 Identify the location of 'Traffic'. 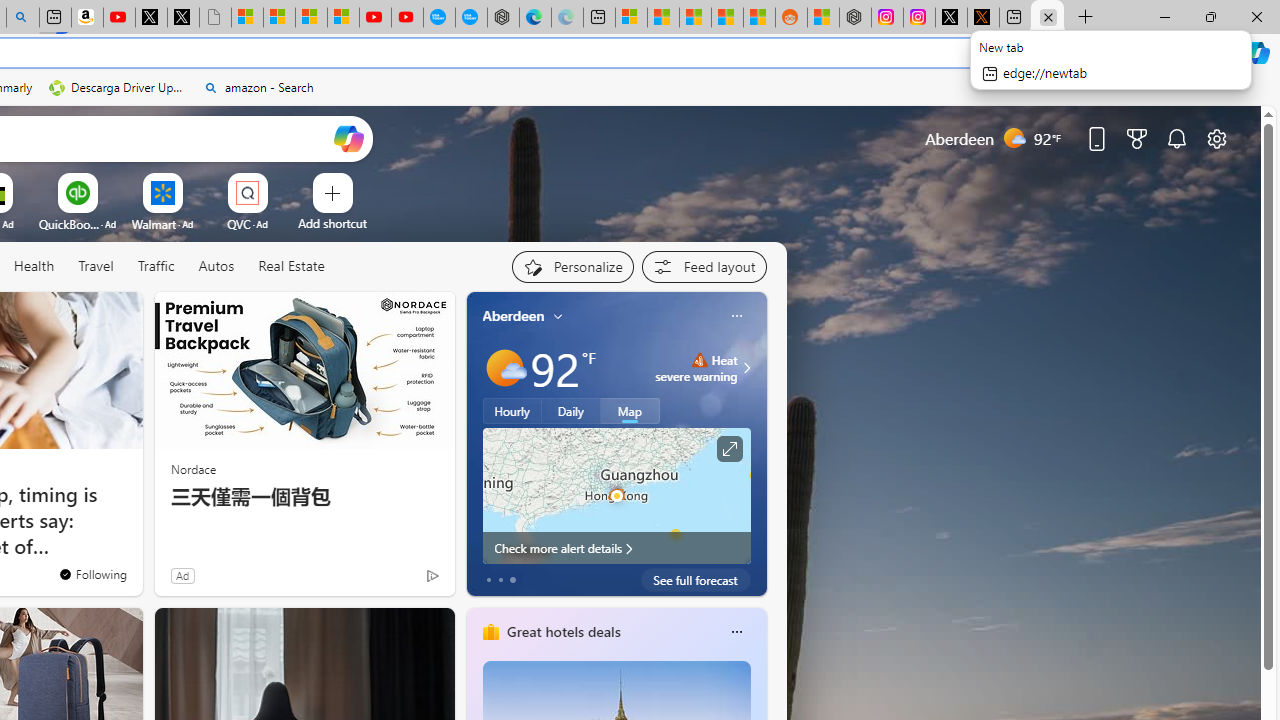
(155, 266).